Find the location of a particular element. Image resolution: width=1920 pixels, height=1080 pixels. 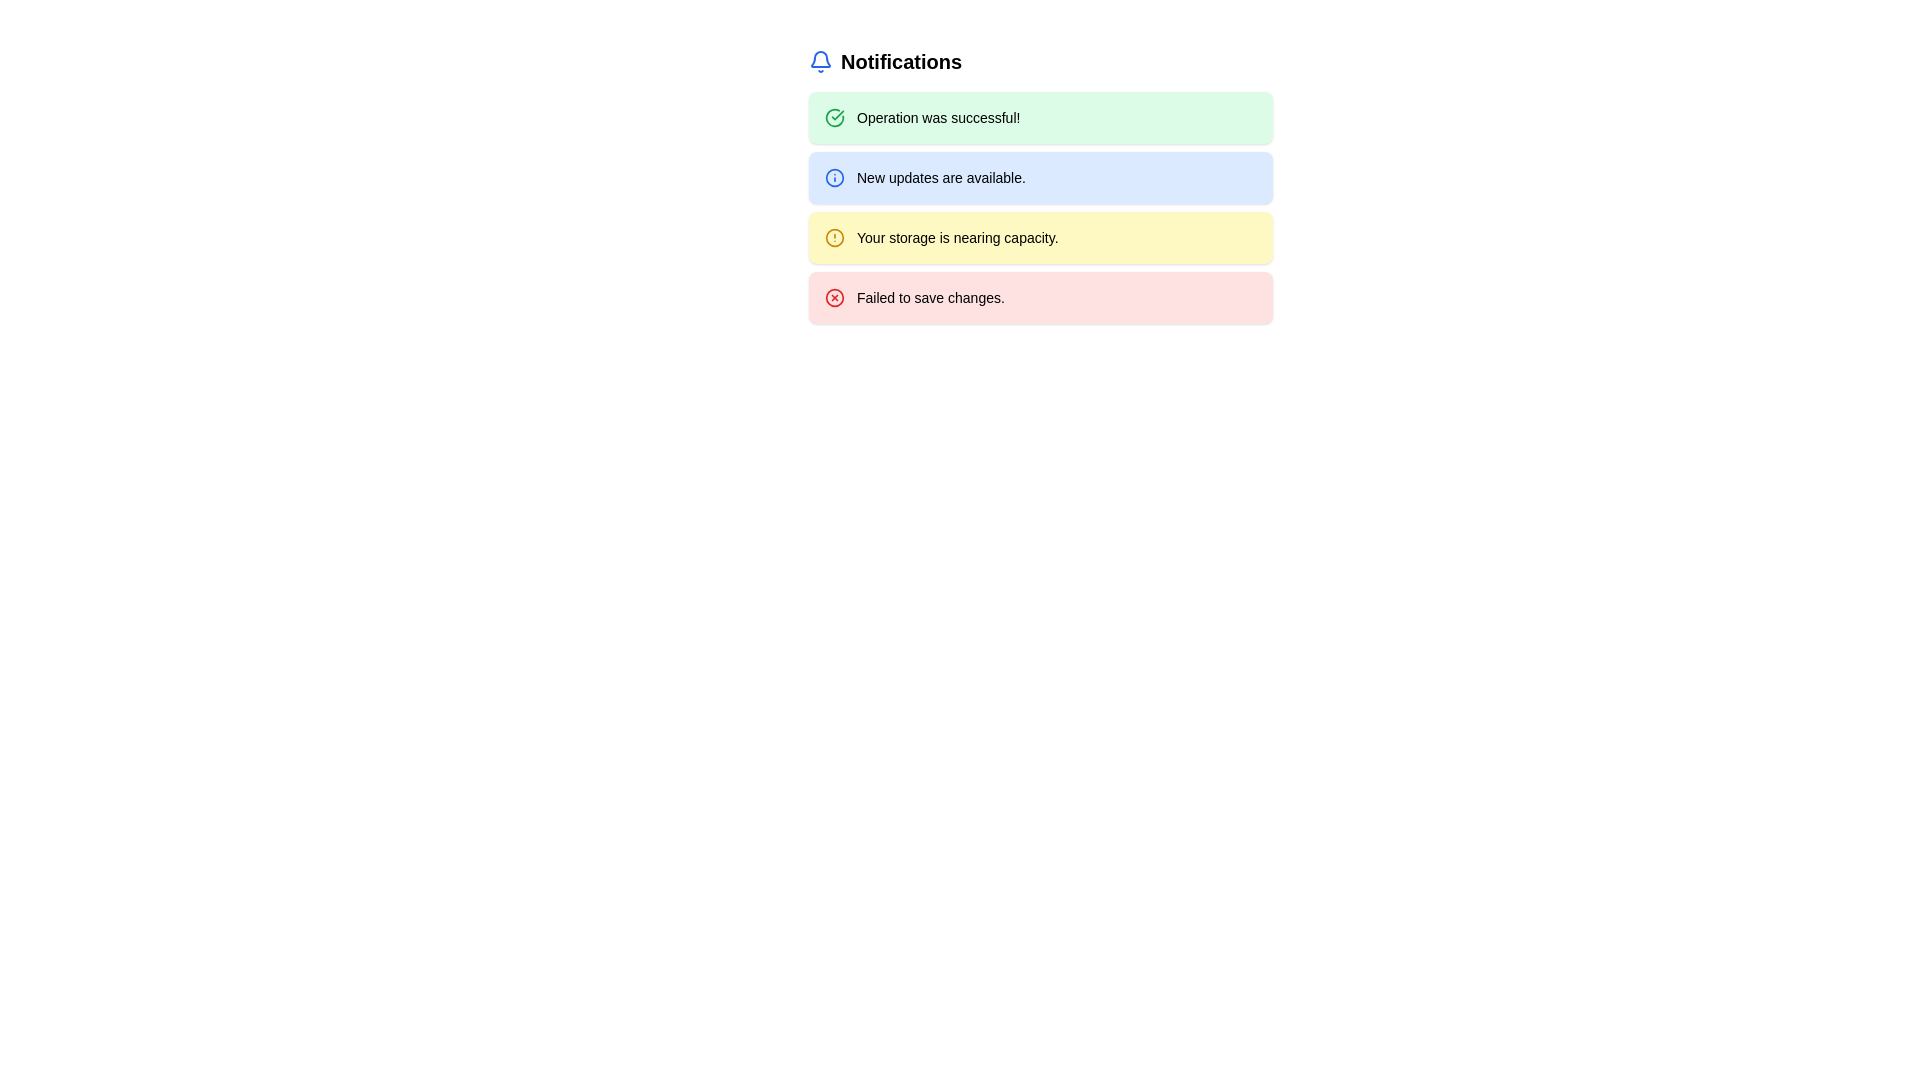

the text label that reads 'Operation was successful!' styled in black on a green background, located in the notification panel beside the green circular checkmark icon is located at coordinates (937, 118).